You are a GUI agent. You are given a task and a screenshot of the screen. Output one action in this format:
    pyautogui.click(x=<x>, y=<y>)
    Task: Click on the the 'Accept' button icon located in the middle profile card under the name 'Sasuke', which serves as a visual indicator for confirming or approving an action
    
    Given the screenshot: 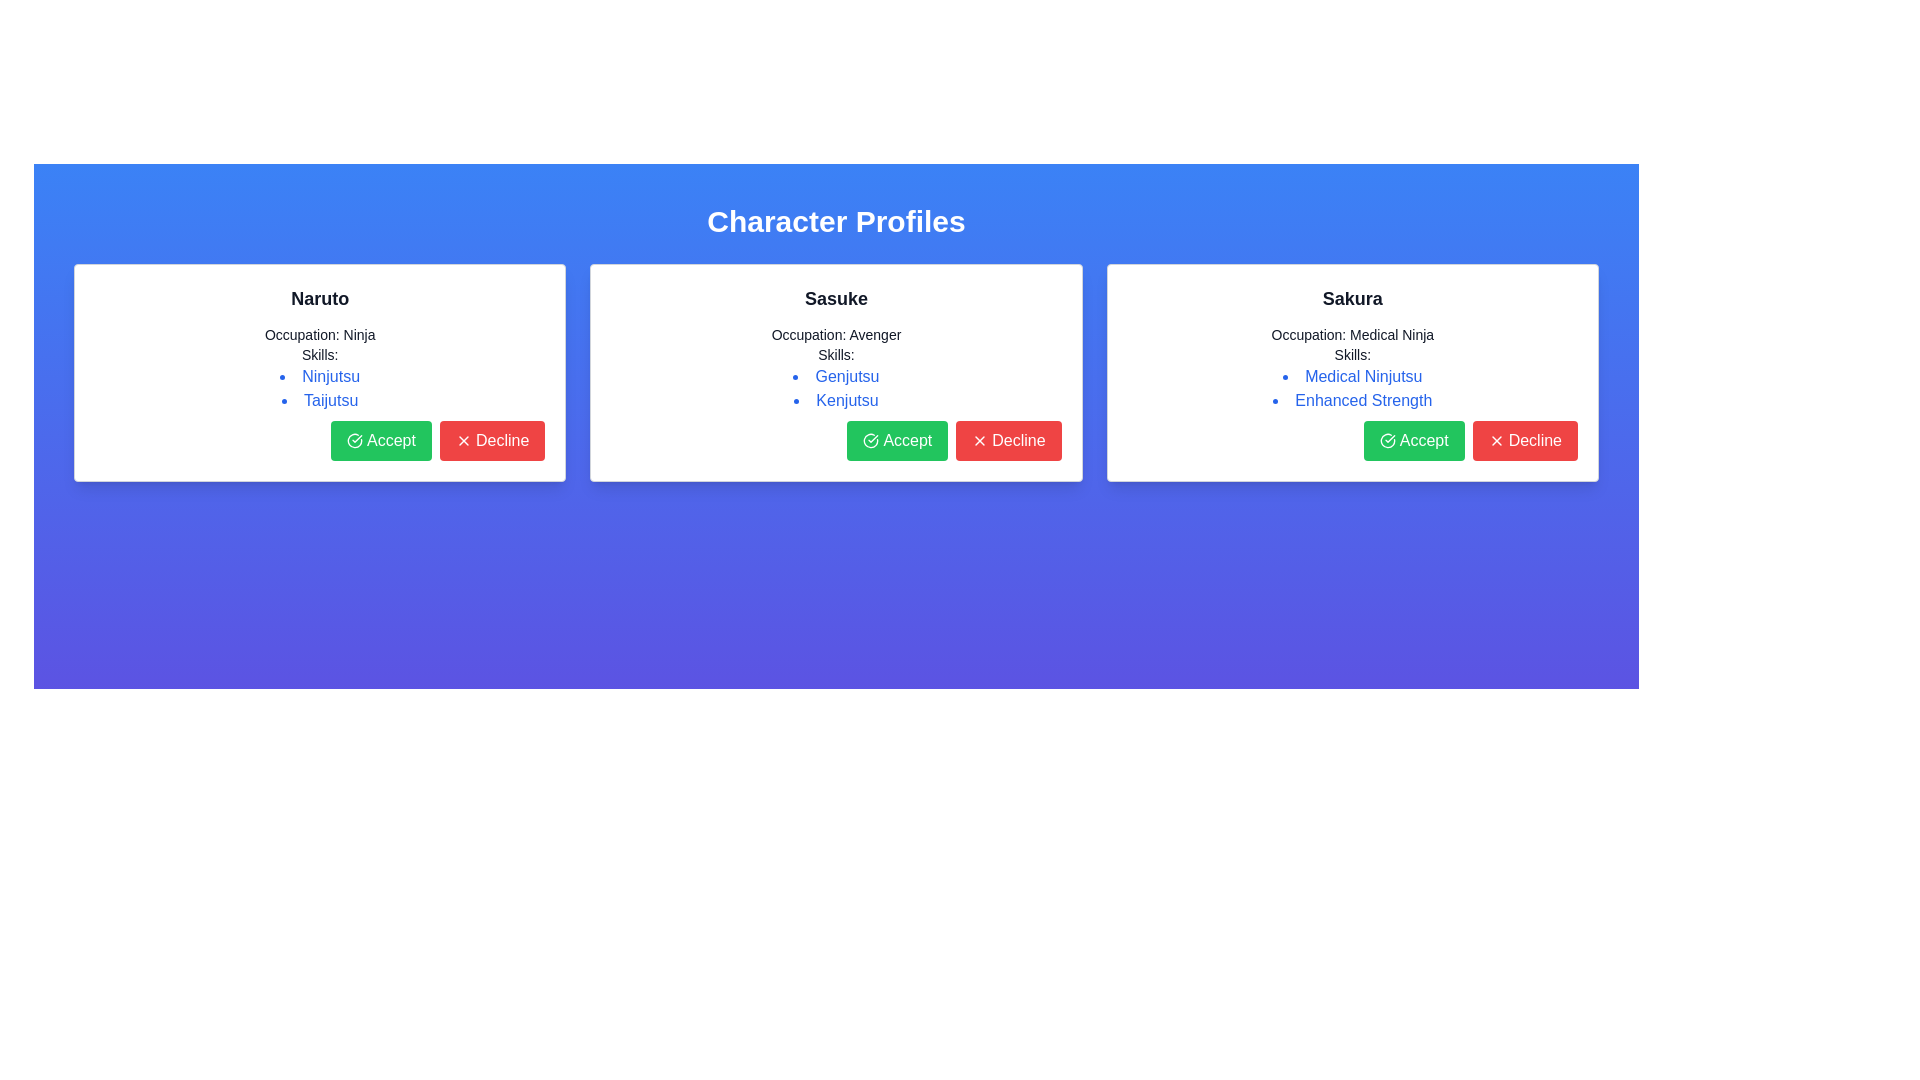 What is the action you would take?
    pyautogui.click(x=871, y=439)
    